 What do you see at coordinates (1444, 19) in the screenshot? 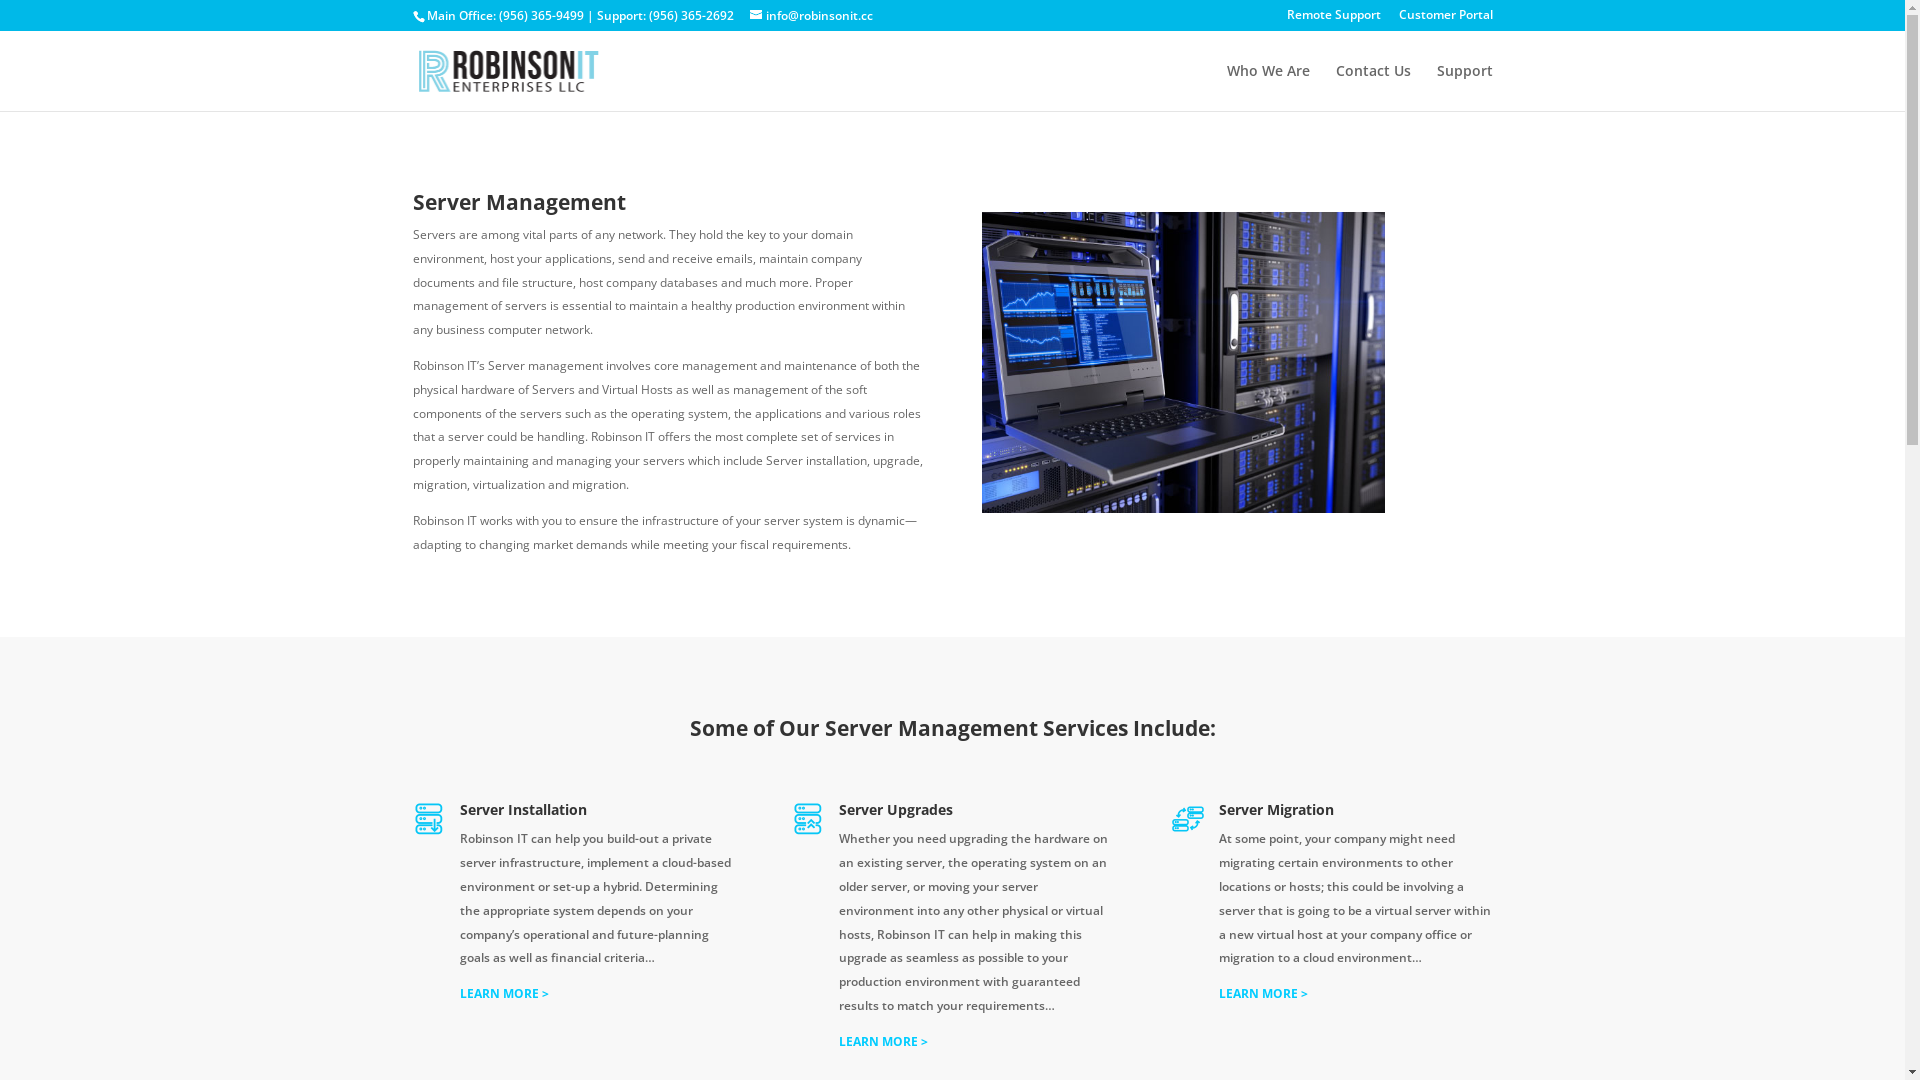
I see `'Customer Portal'` at bounding box center [1444, 19].